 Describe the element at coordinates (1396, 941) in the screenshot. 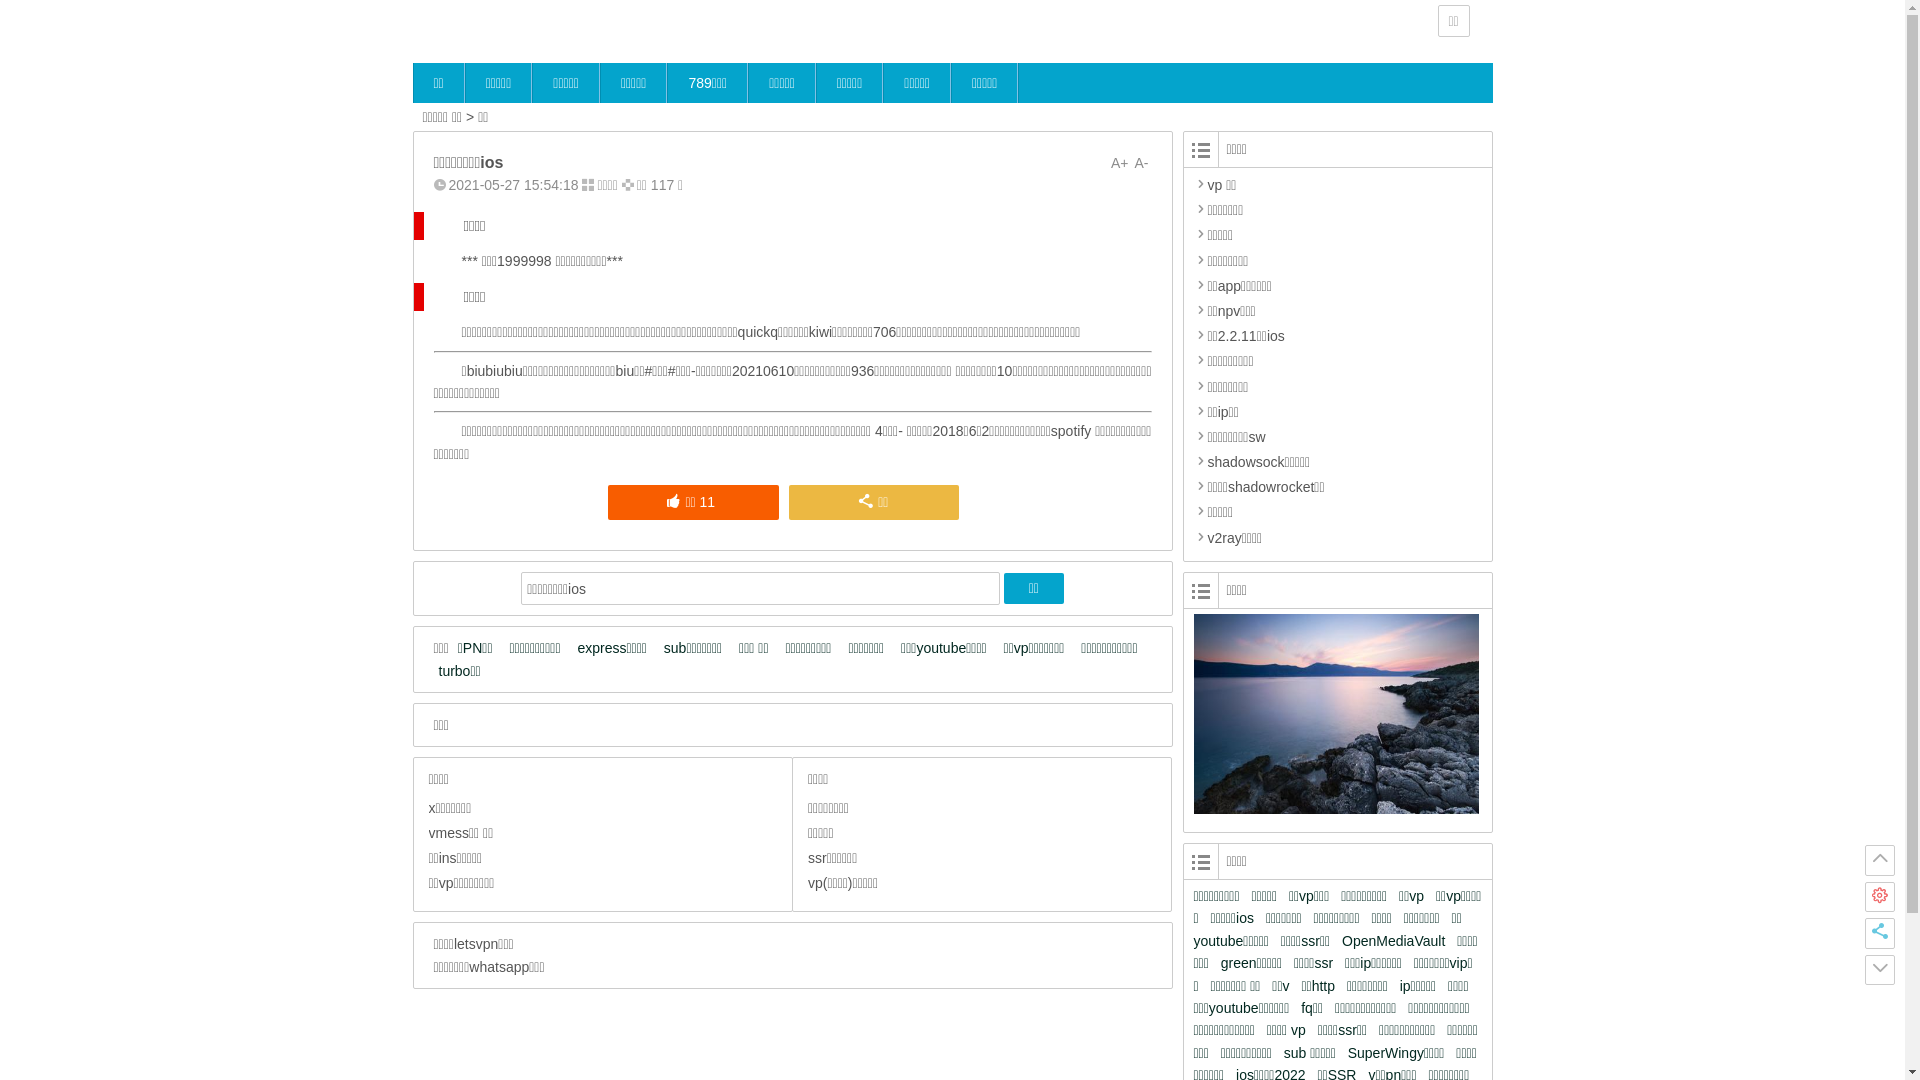

I see `'OpenMediaVault'` at that location.